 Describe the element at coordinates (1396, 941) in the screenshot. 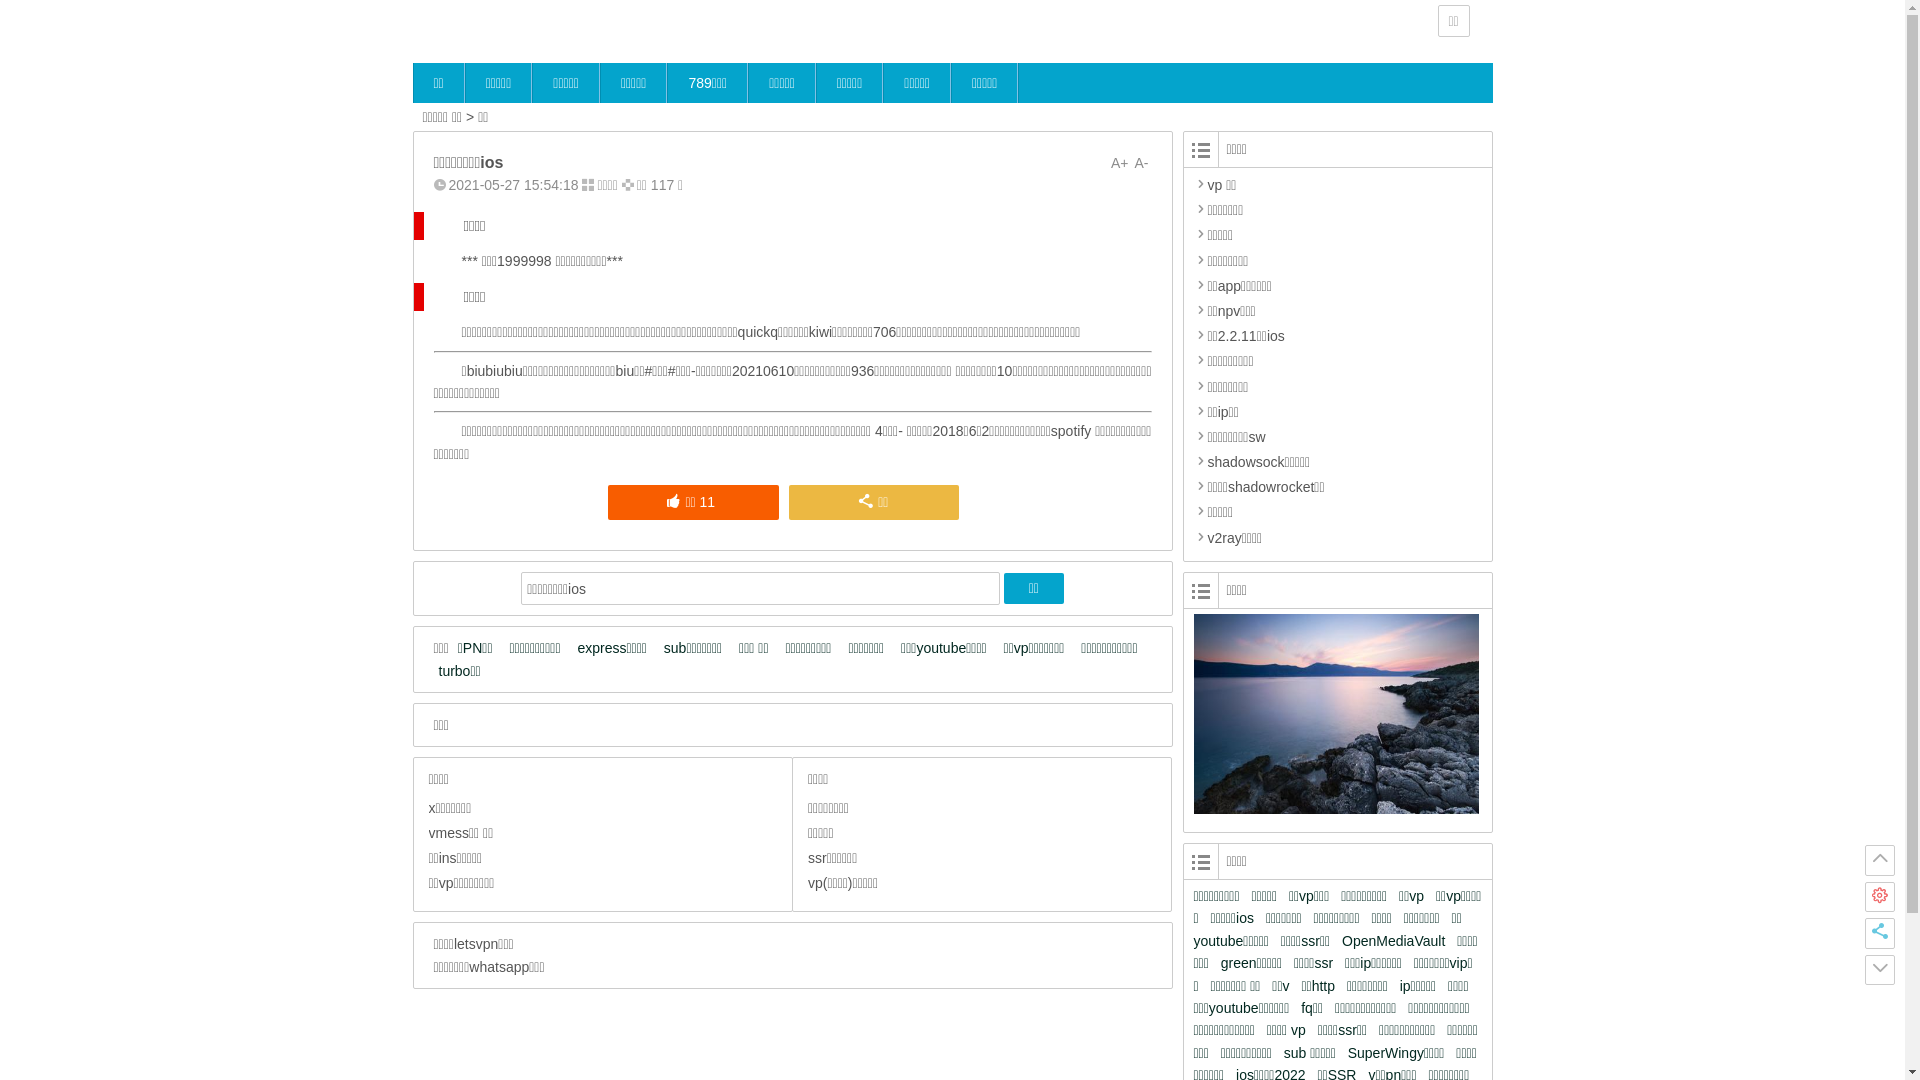

I see `'OpenMediaVault'` at that location.